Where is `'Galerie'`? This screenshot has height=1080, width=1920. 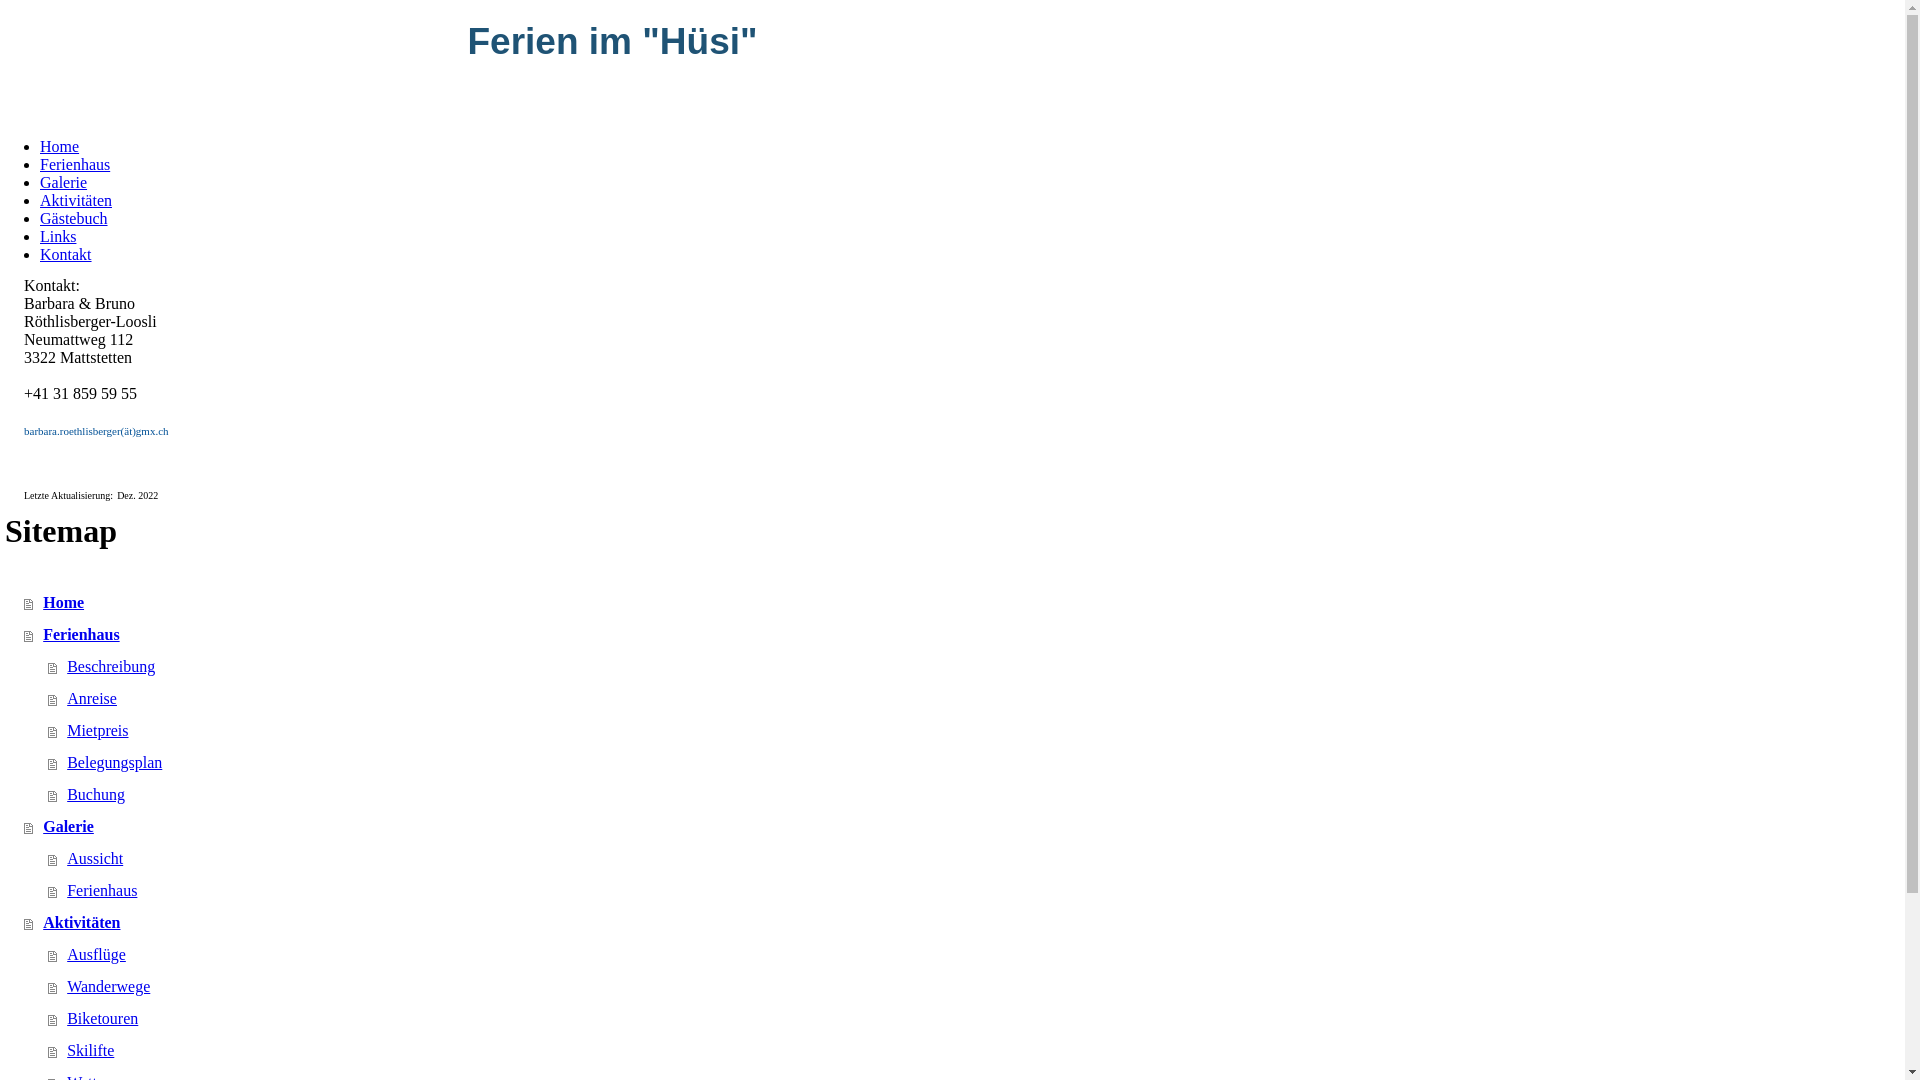 'Galerie' is located at coordinates (63, 182).